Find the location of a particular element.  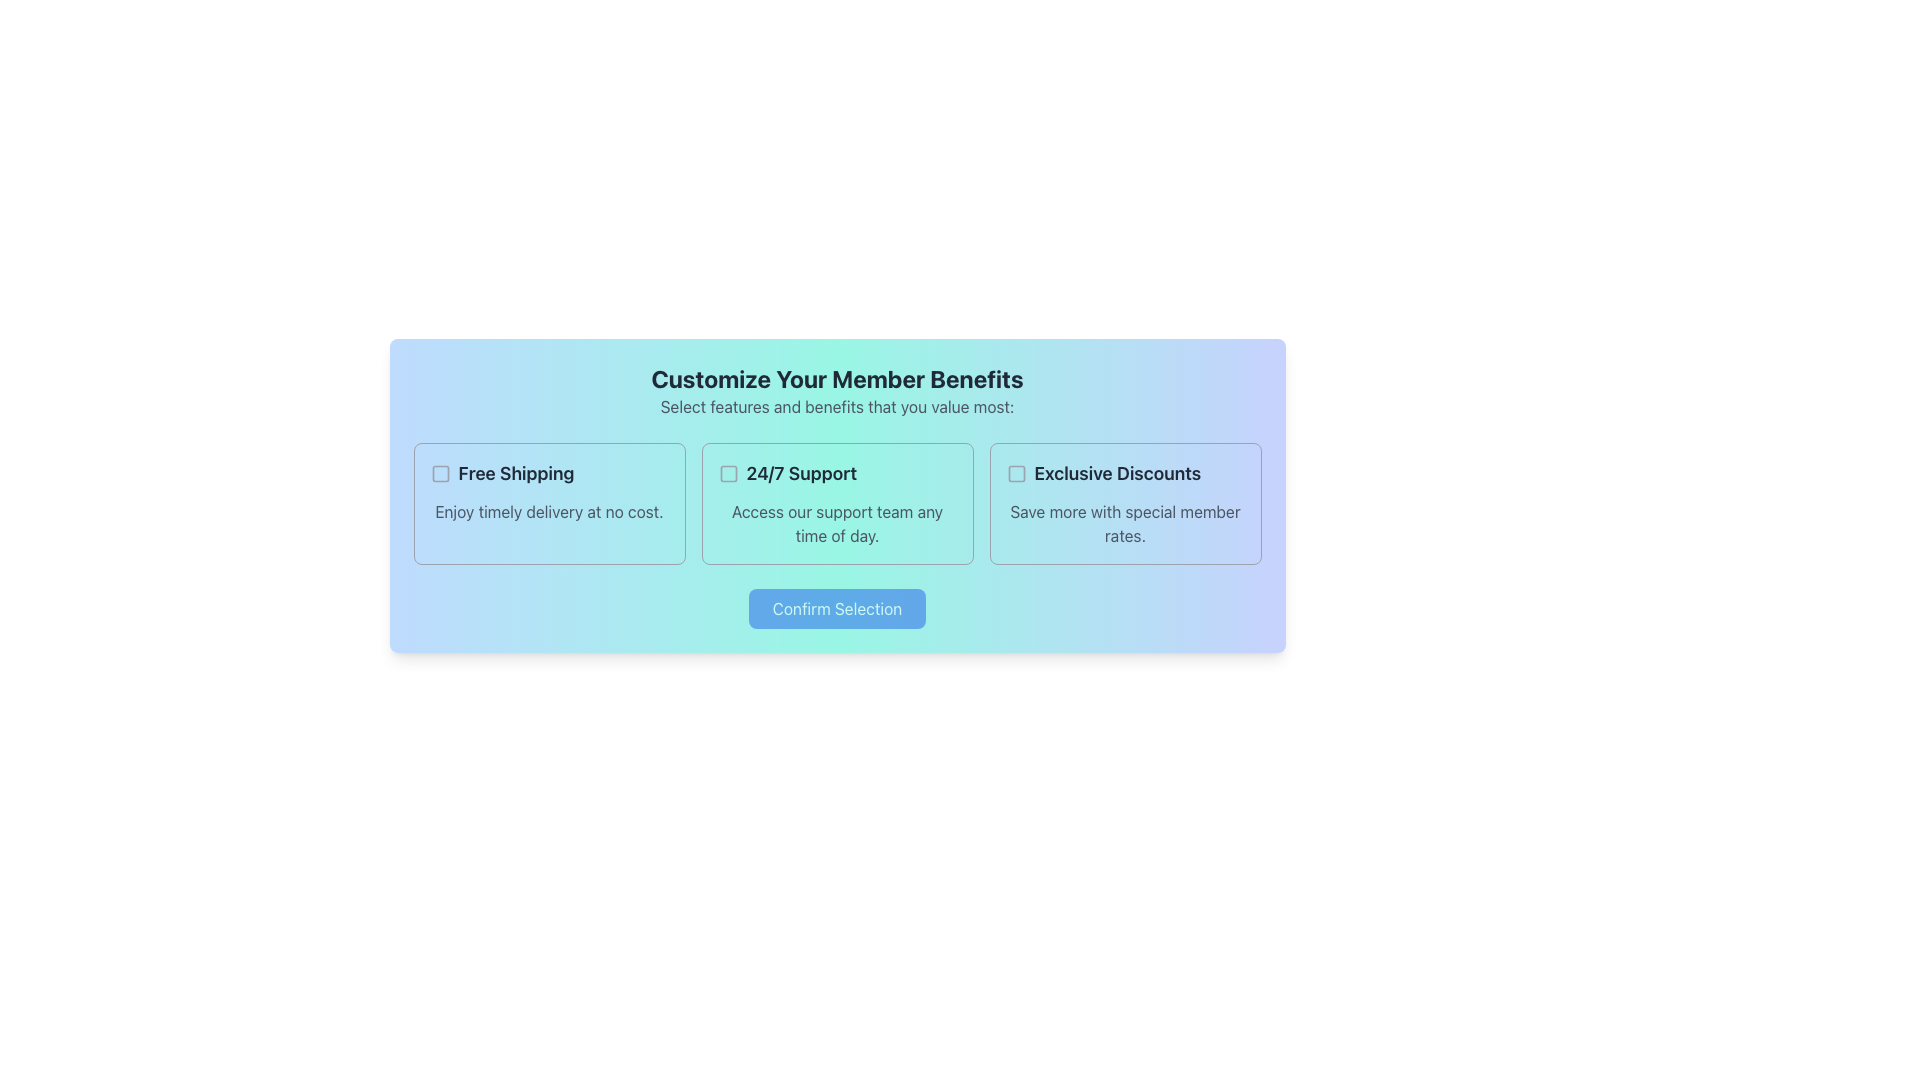

information presented in the '24/7 Support' feature selection section, which includes a title, a brief description, and a checkbox for selection is located at coordinates (837, 503).